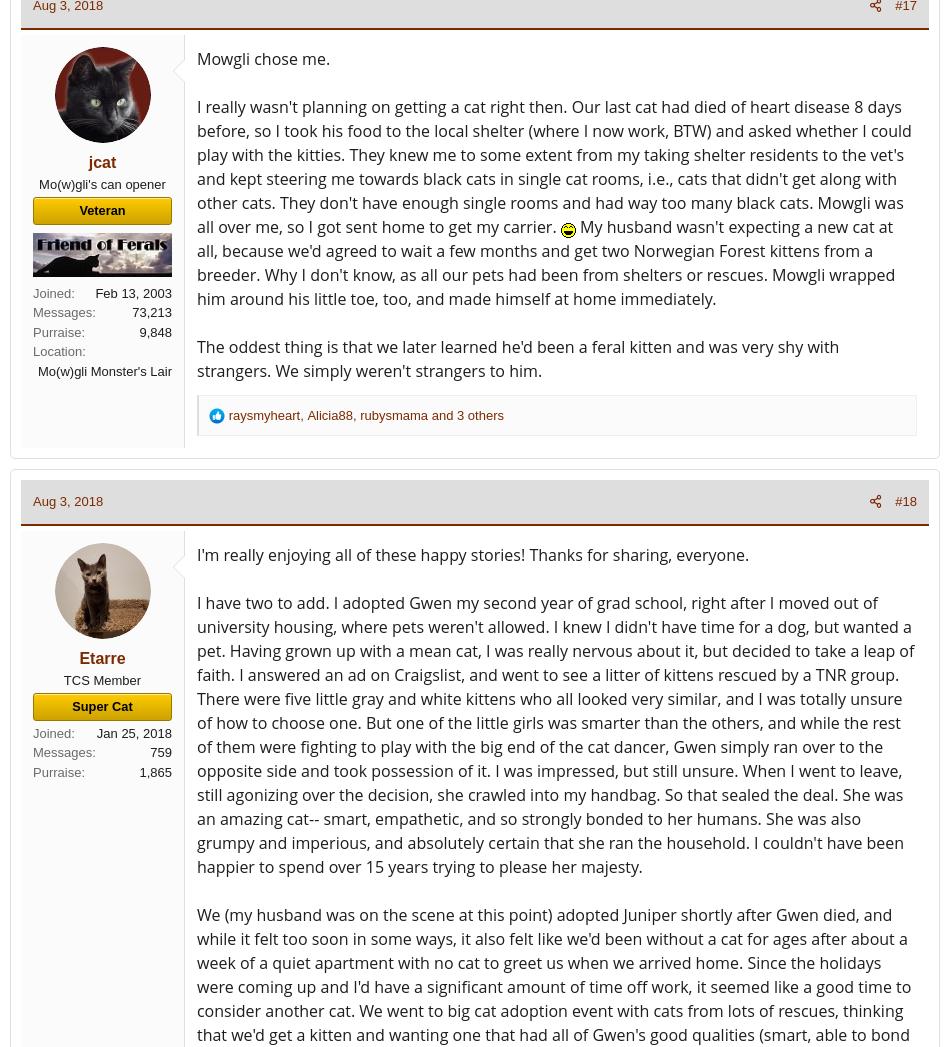 This screenshot has width=950, height=1047. Describe the element at coordinates (554, 165) in the screenshot. I see `'I really wasn't planning on getting a cat right then. Our last cat had died of heart disease 8 days before, so I took his food to the local shelter (where I now work, BTW) and asked whether I could play with the kitties. They knew me to some extent from my taking shelter residents to the vet's and kept steering me towards black cats in single cat rooms, i.e., cats that didn't get along with other cats. They don't have enough single rooms and had way too many black cats. Mowgli was all over me, so I got sent home to get my carrier.'` at that location.